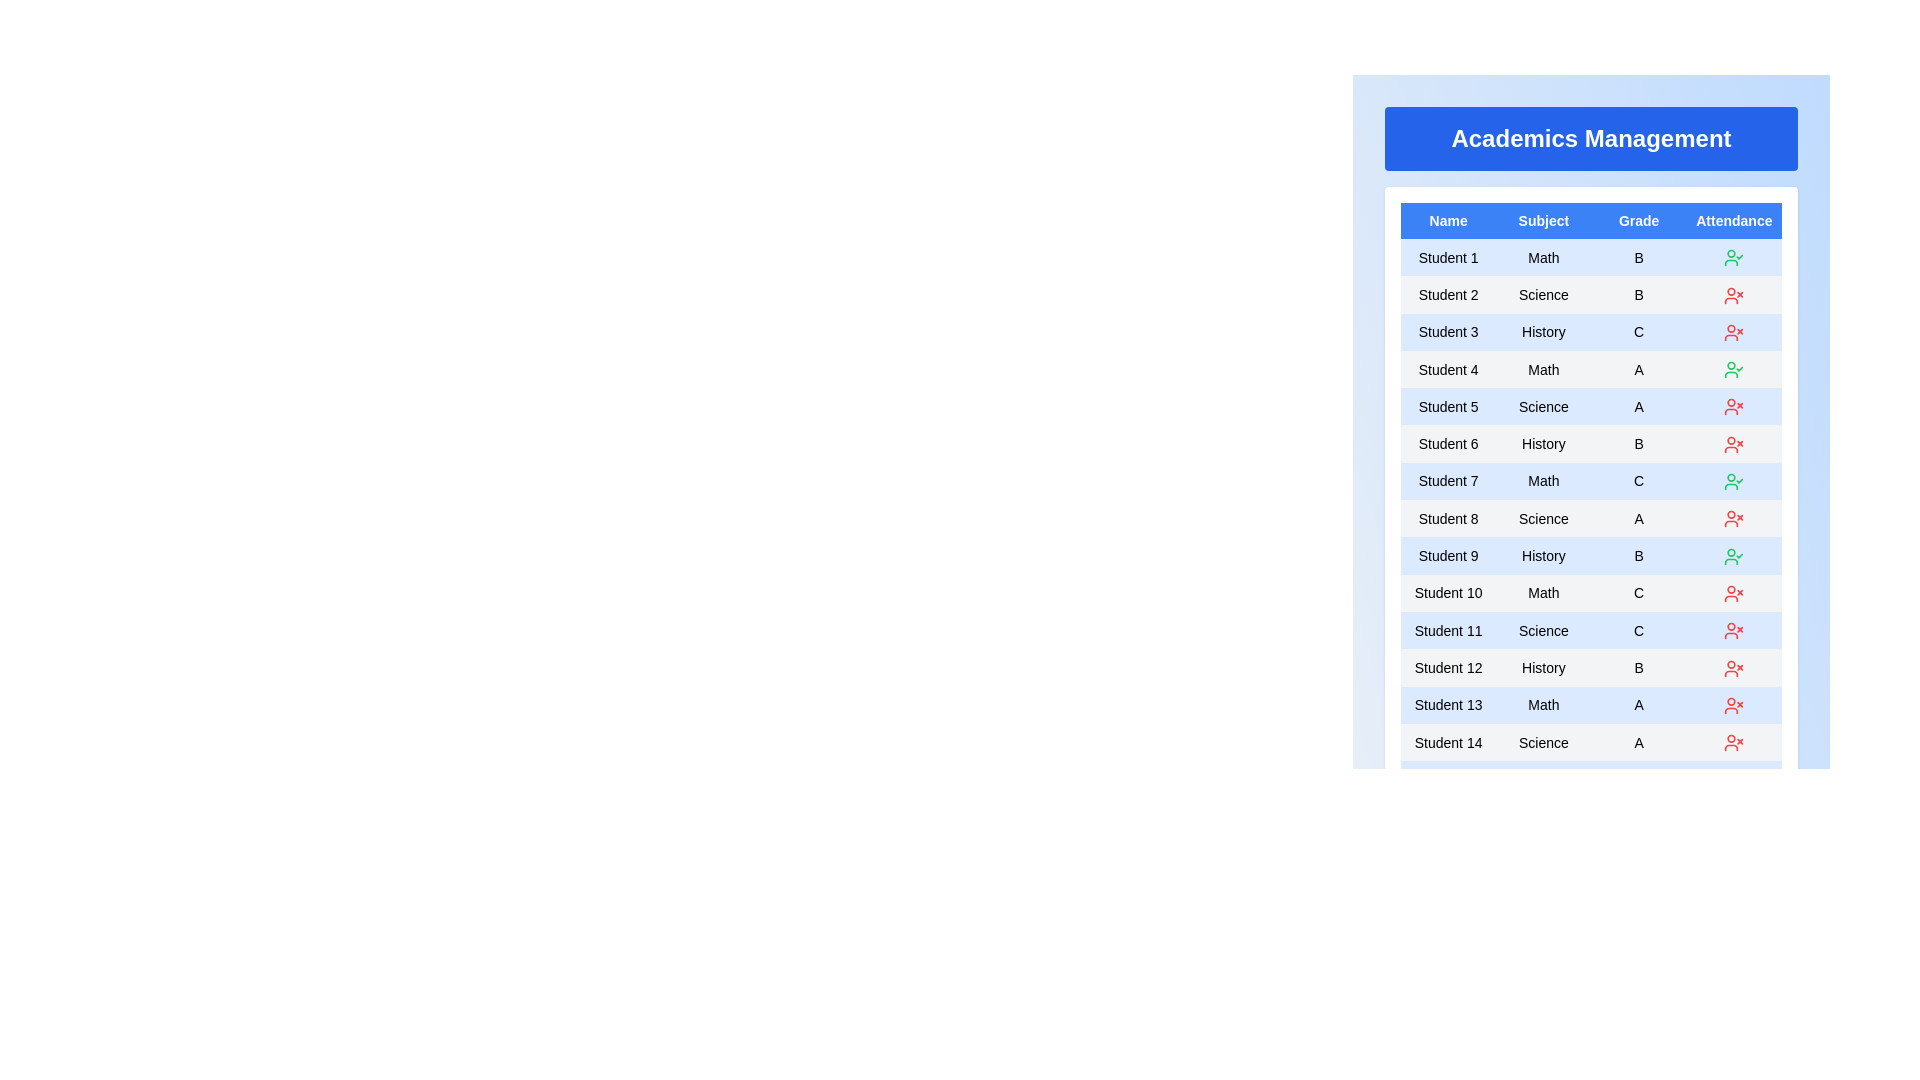 The height and width of the screenshot is (1080, 1920). I want to click on the column header Name to sort the table by that column, so click(1448, 220).